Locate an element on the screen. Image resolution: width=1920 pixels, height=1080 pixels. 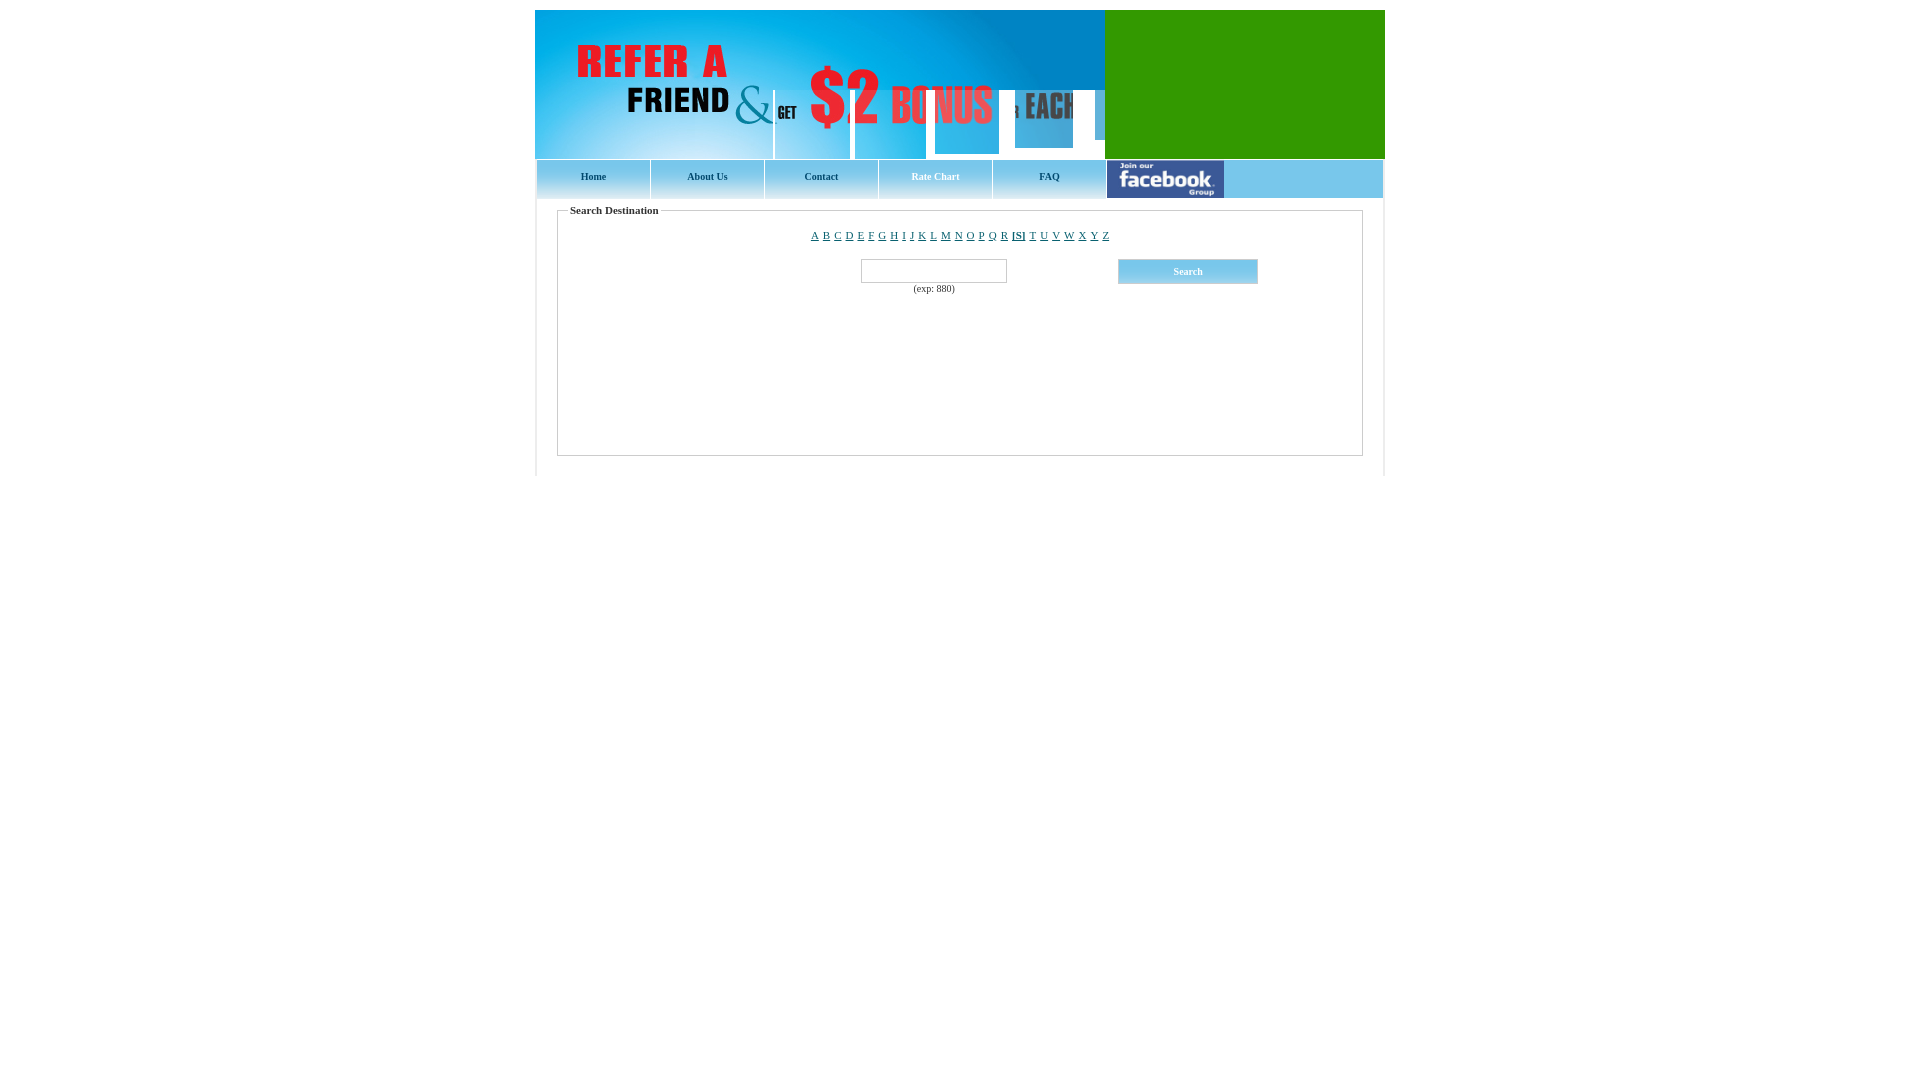
'I' is located at coordinates (902, 234).